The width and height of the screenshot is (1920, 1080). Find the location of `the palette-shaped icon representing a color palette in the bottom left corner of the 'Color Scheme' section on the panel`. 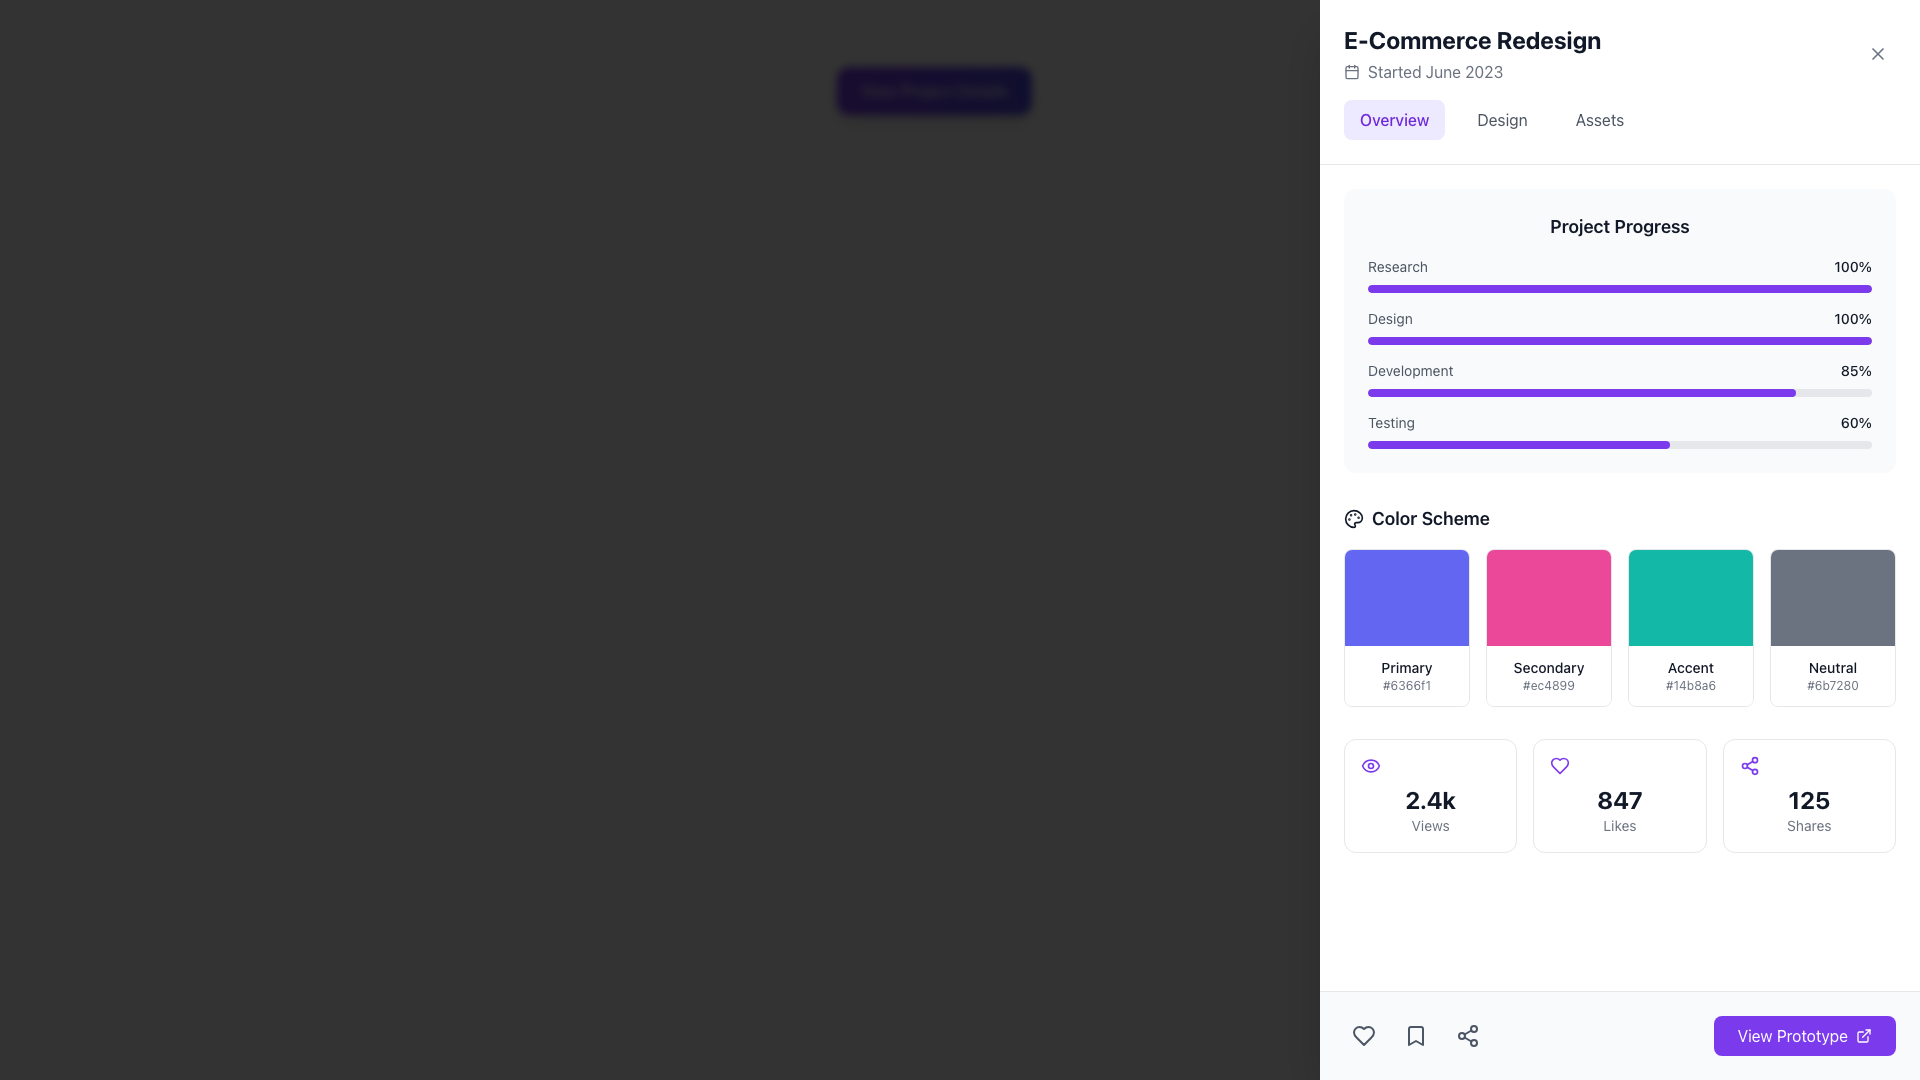

the palette-shaped icon representing a color palette in the bottom left corner of the 'Color Scheme' section on the panel is located at coordinates (1353, 518).